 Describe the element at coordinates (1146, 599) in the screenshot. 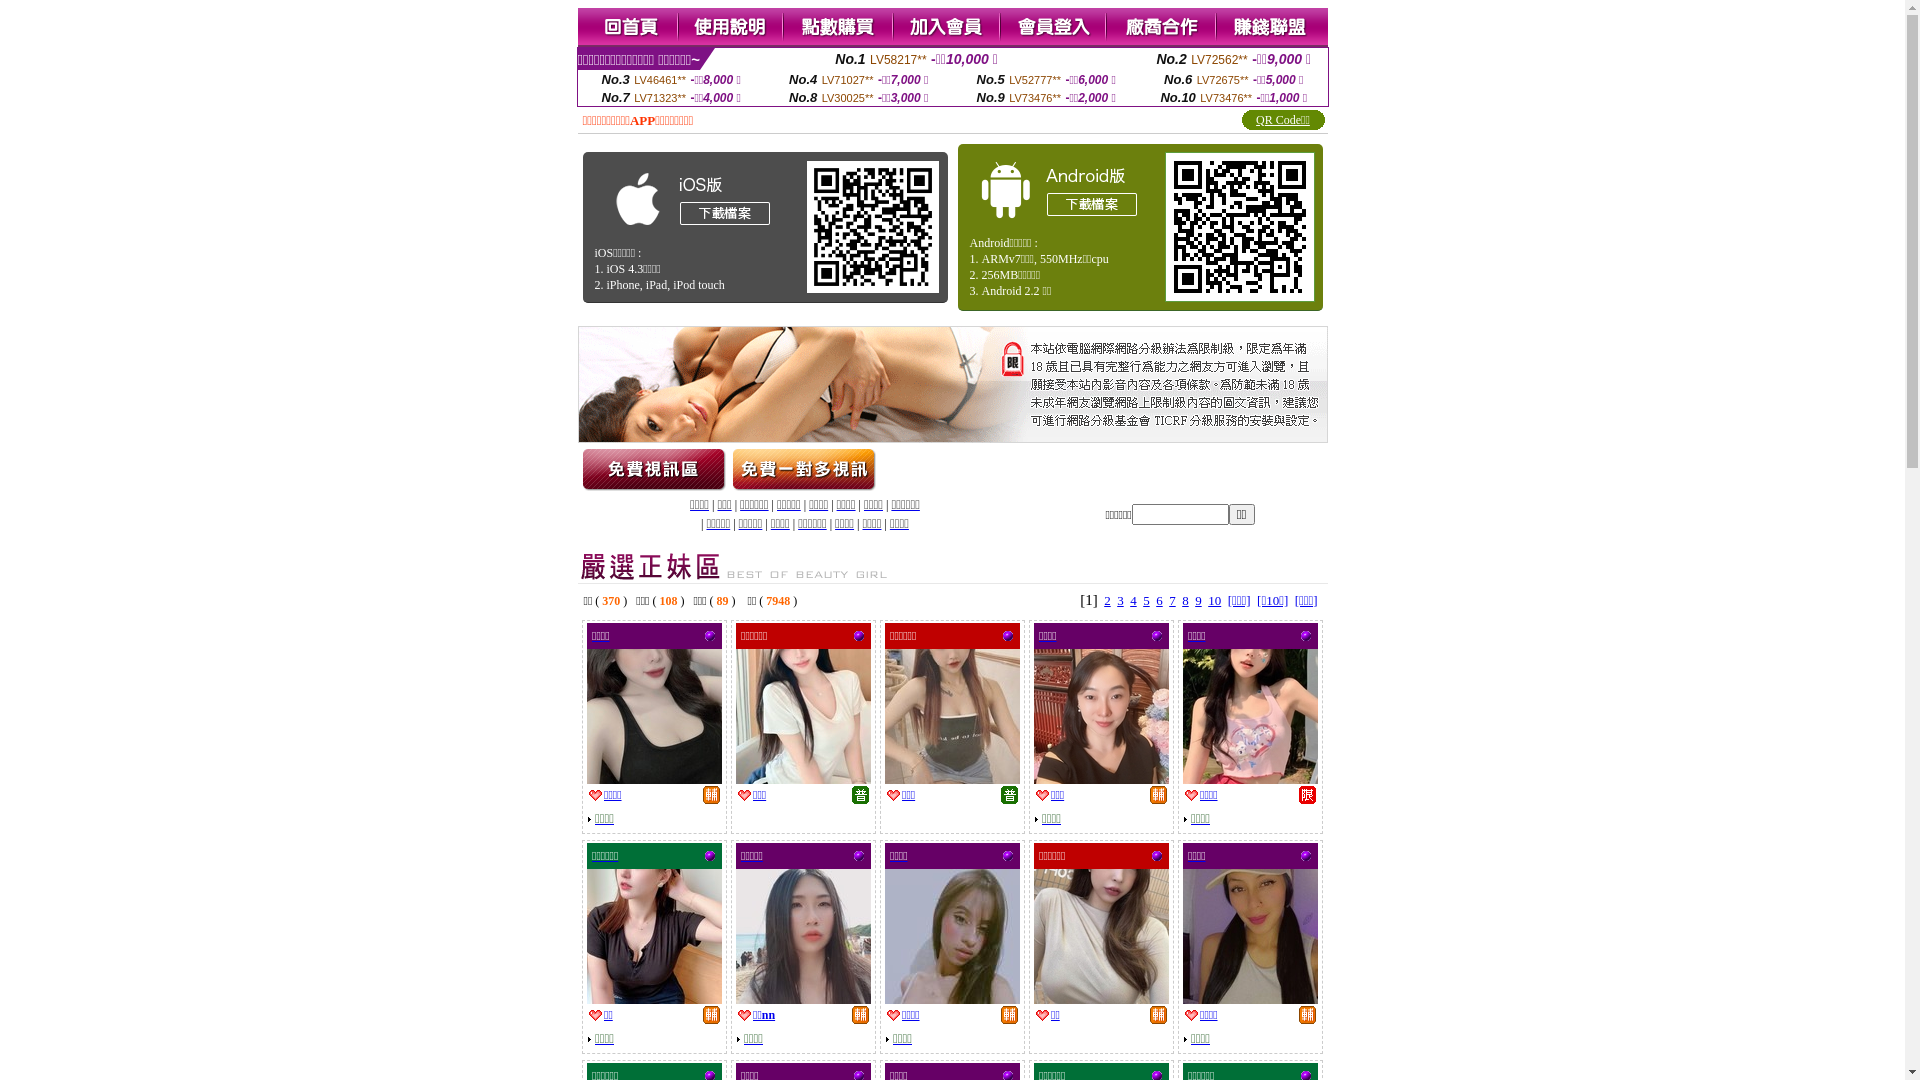

I see `'5'` at that location.